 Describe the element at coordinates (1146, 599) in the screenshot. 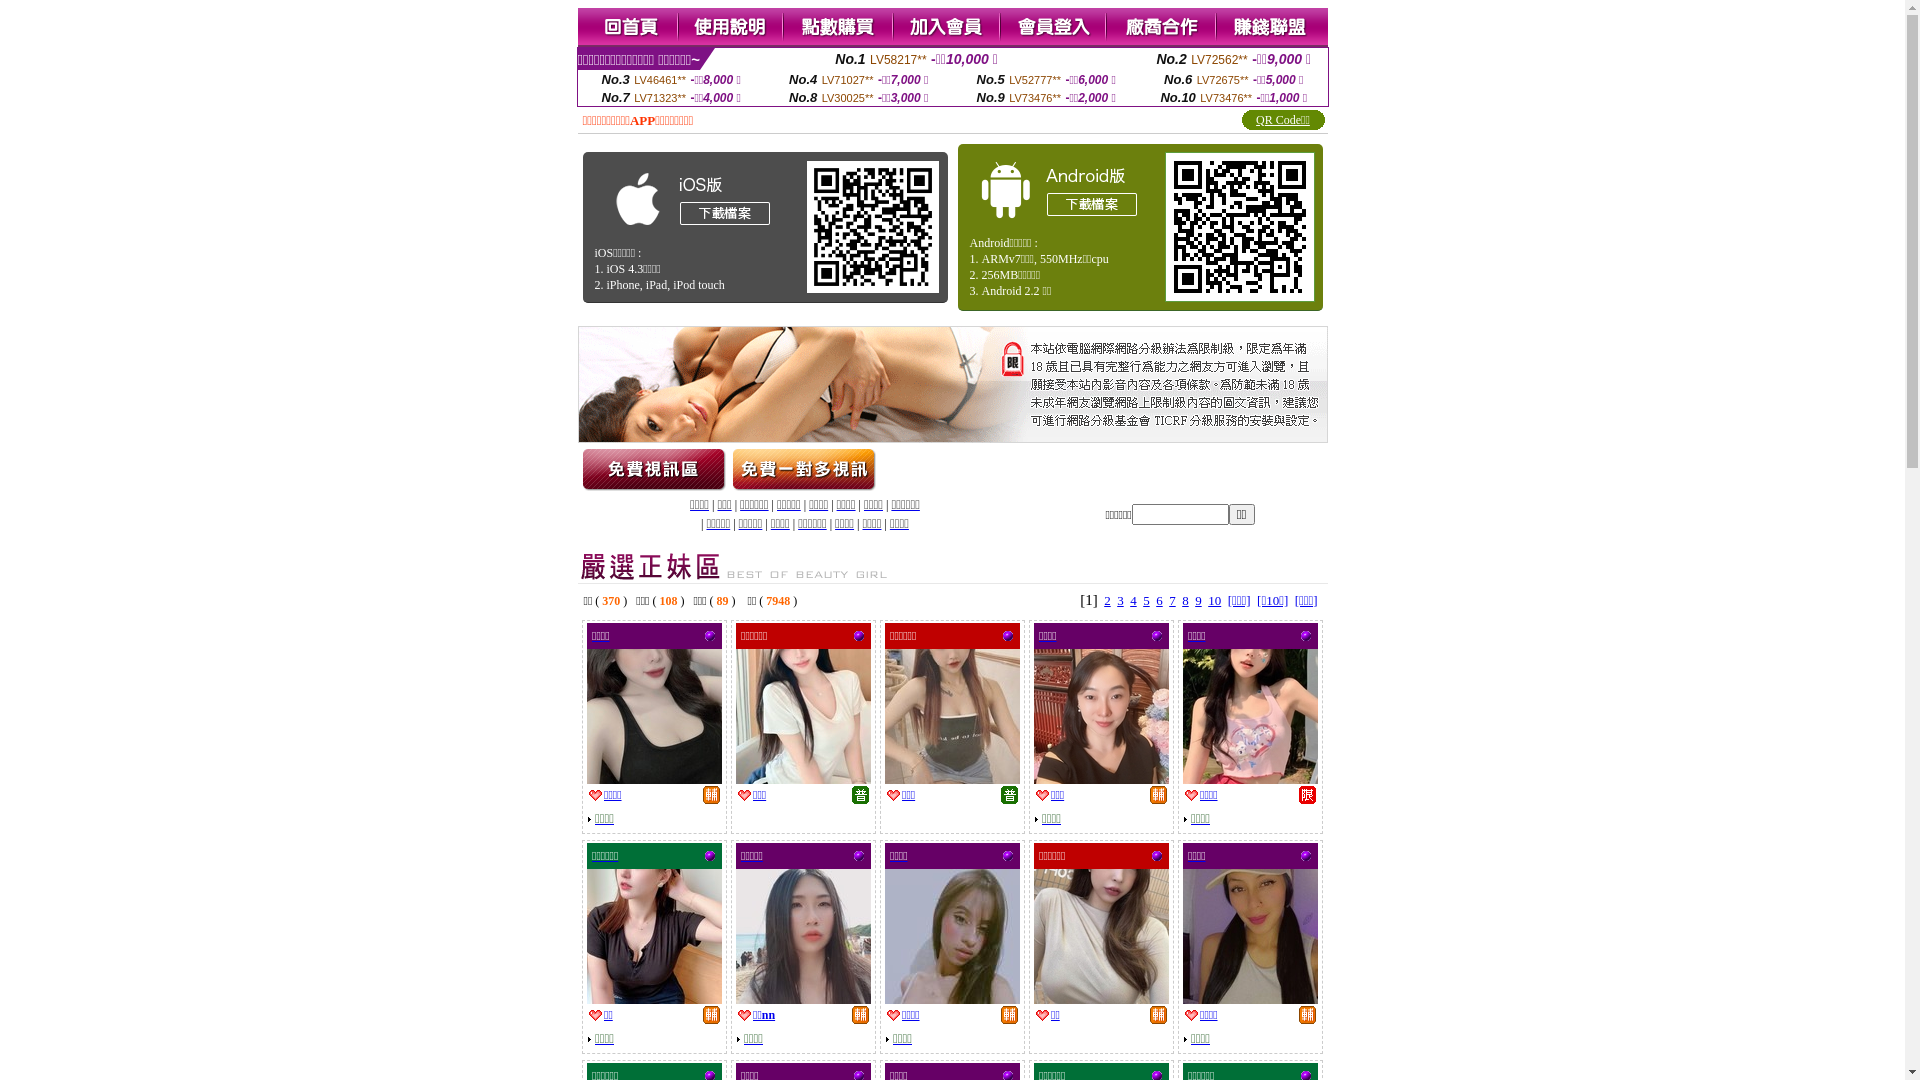

I see `'5'` at that location.